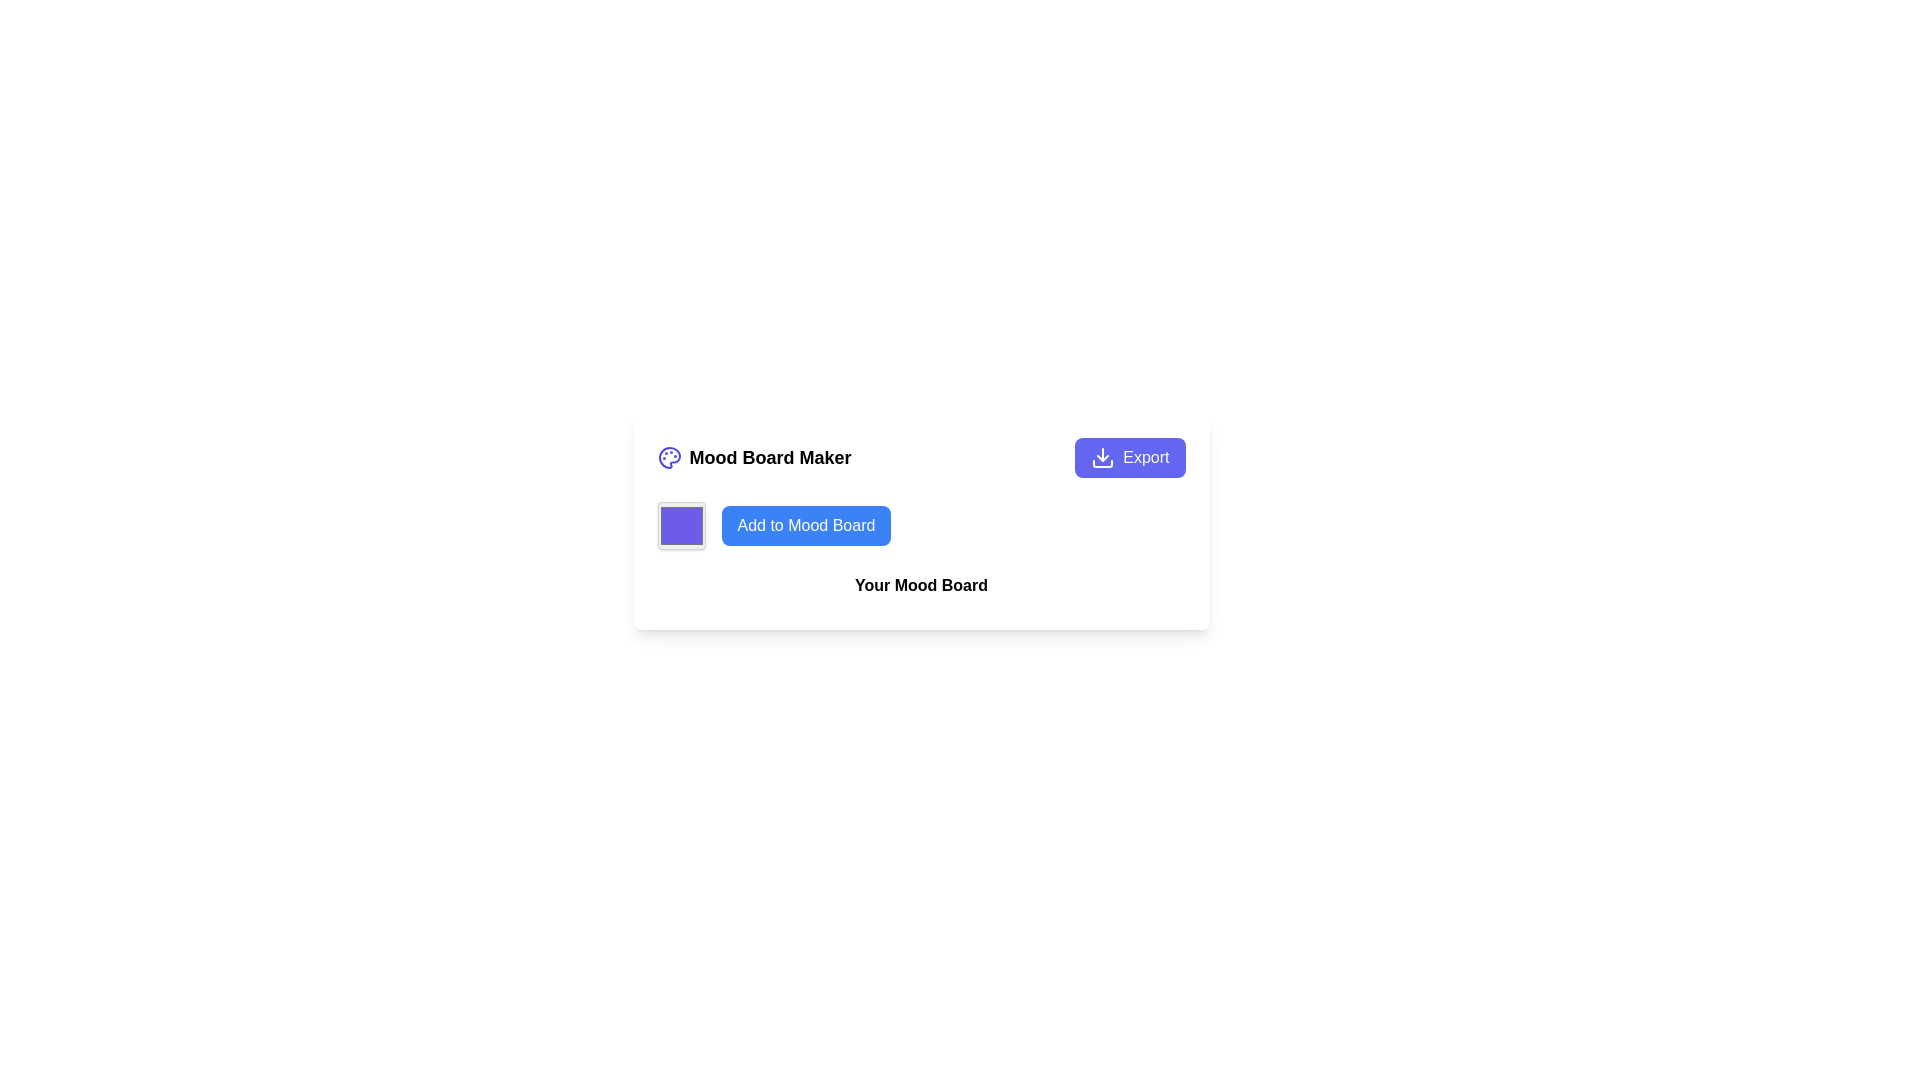 This screenshot has height=1080, width=1920. What do you see at coordinates (669, 458) in the screenshot?
I see `the indigo palette icon located next to the text 'Mood Board Maker' at the top left of the panel` at bounding box center [669, 458].